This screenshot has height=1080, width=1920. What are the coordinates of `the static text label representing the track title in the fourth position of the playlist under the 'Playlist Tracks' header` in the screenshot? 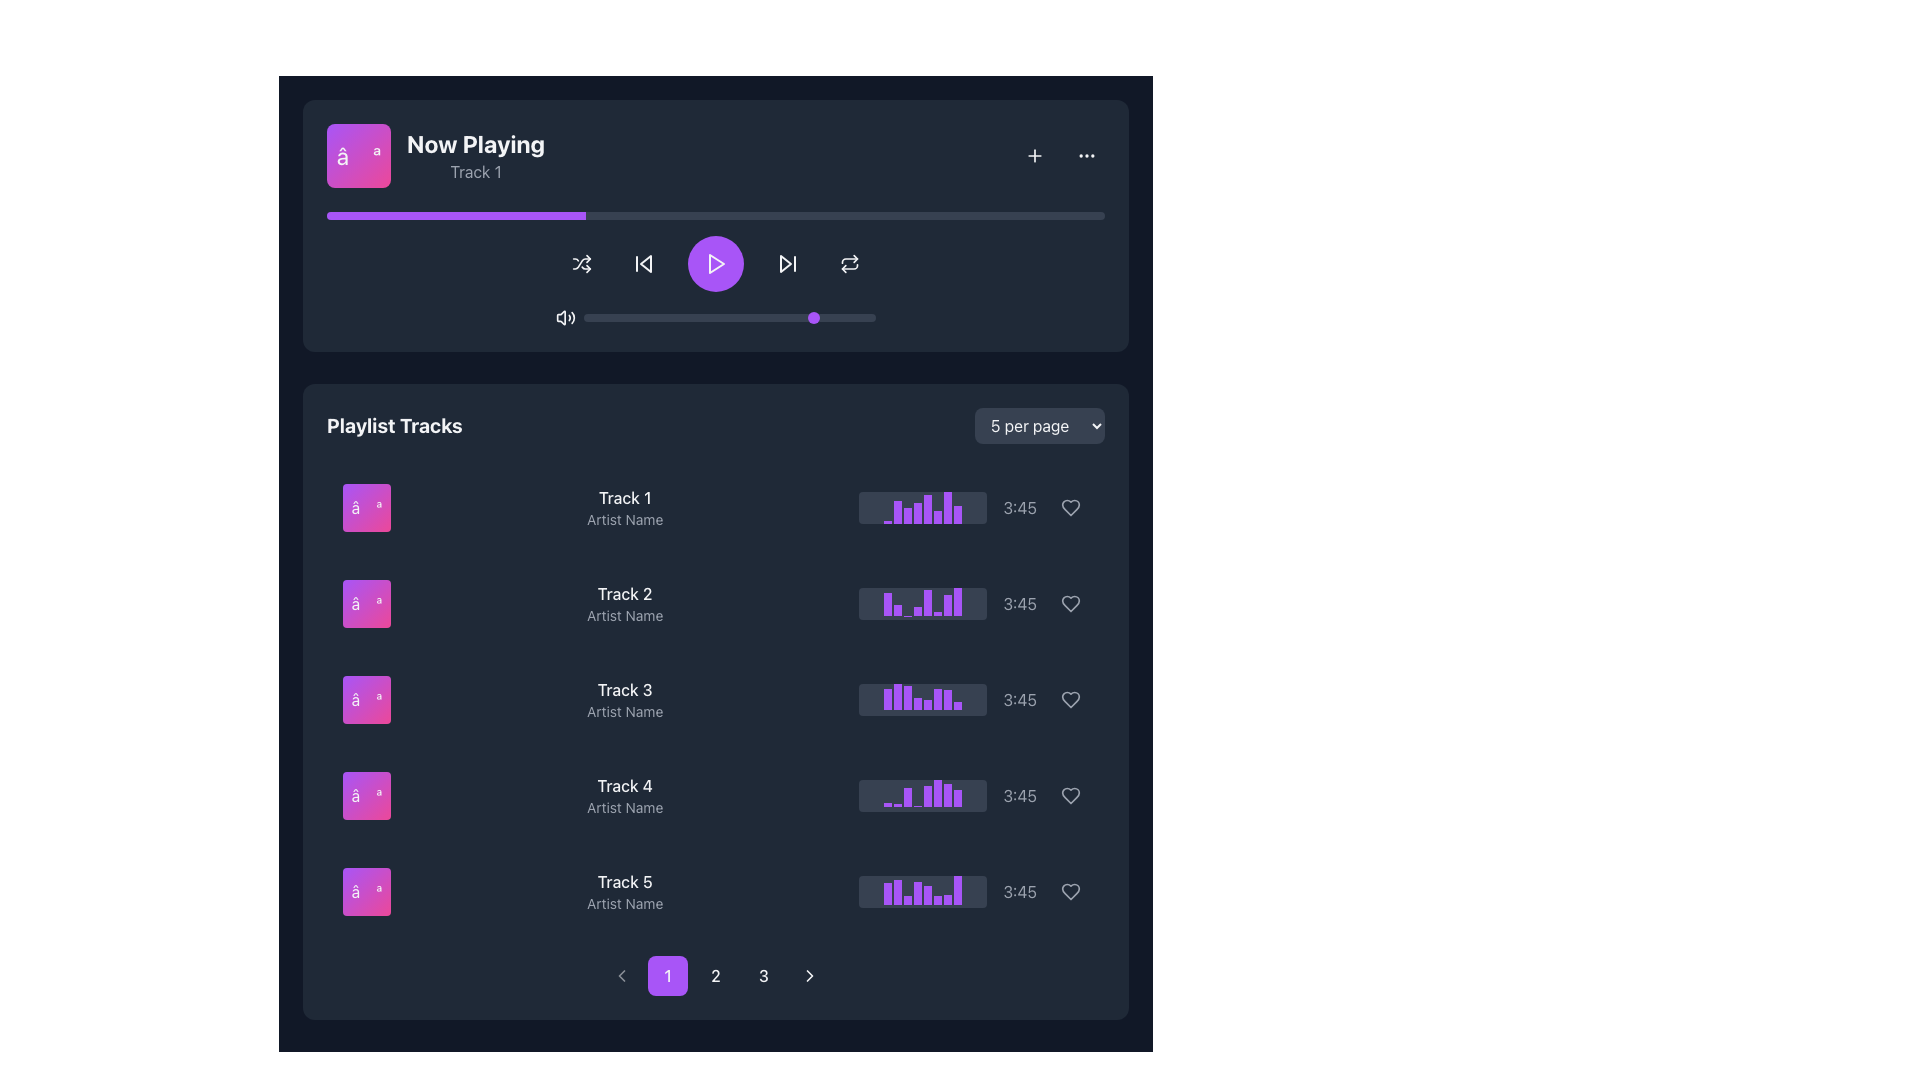 It's located at (624, 785).